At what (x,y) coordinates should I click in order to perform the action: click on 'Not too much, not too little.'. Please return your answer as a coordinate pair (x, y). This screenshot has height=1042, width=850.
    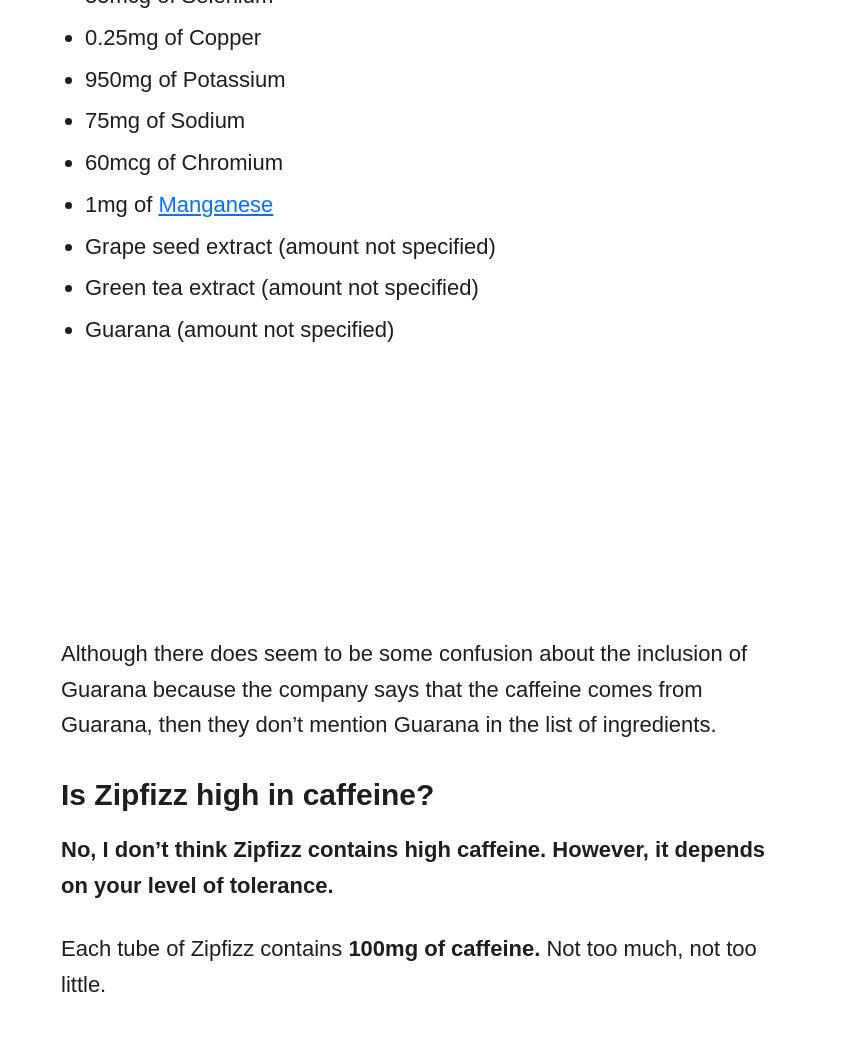
    Looking at the image, I should click on (408, 966).